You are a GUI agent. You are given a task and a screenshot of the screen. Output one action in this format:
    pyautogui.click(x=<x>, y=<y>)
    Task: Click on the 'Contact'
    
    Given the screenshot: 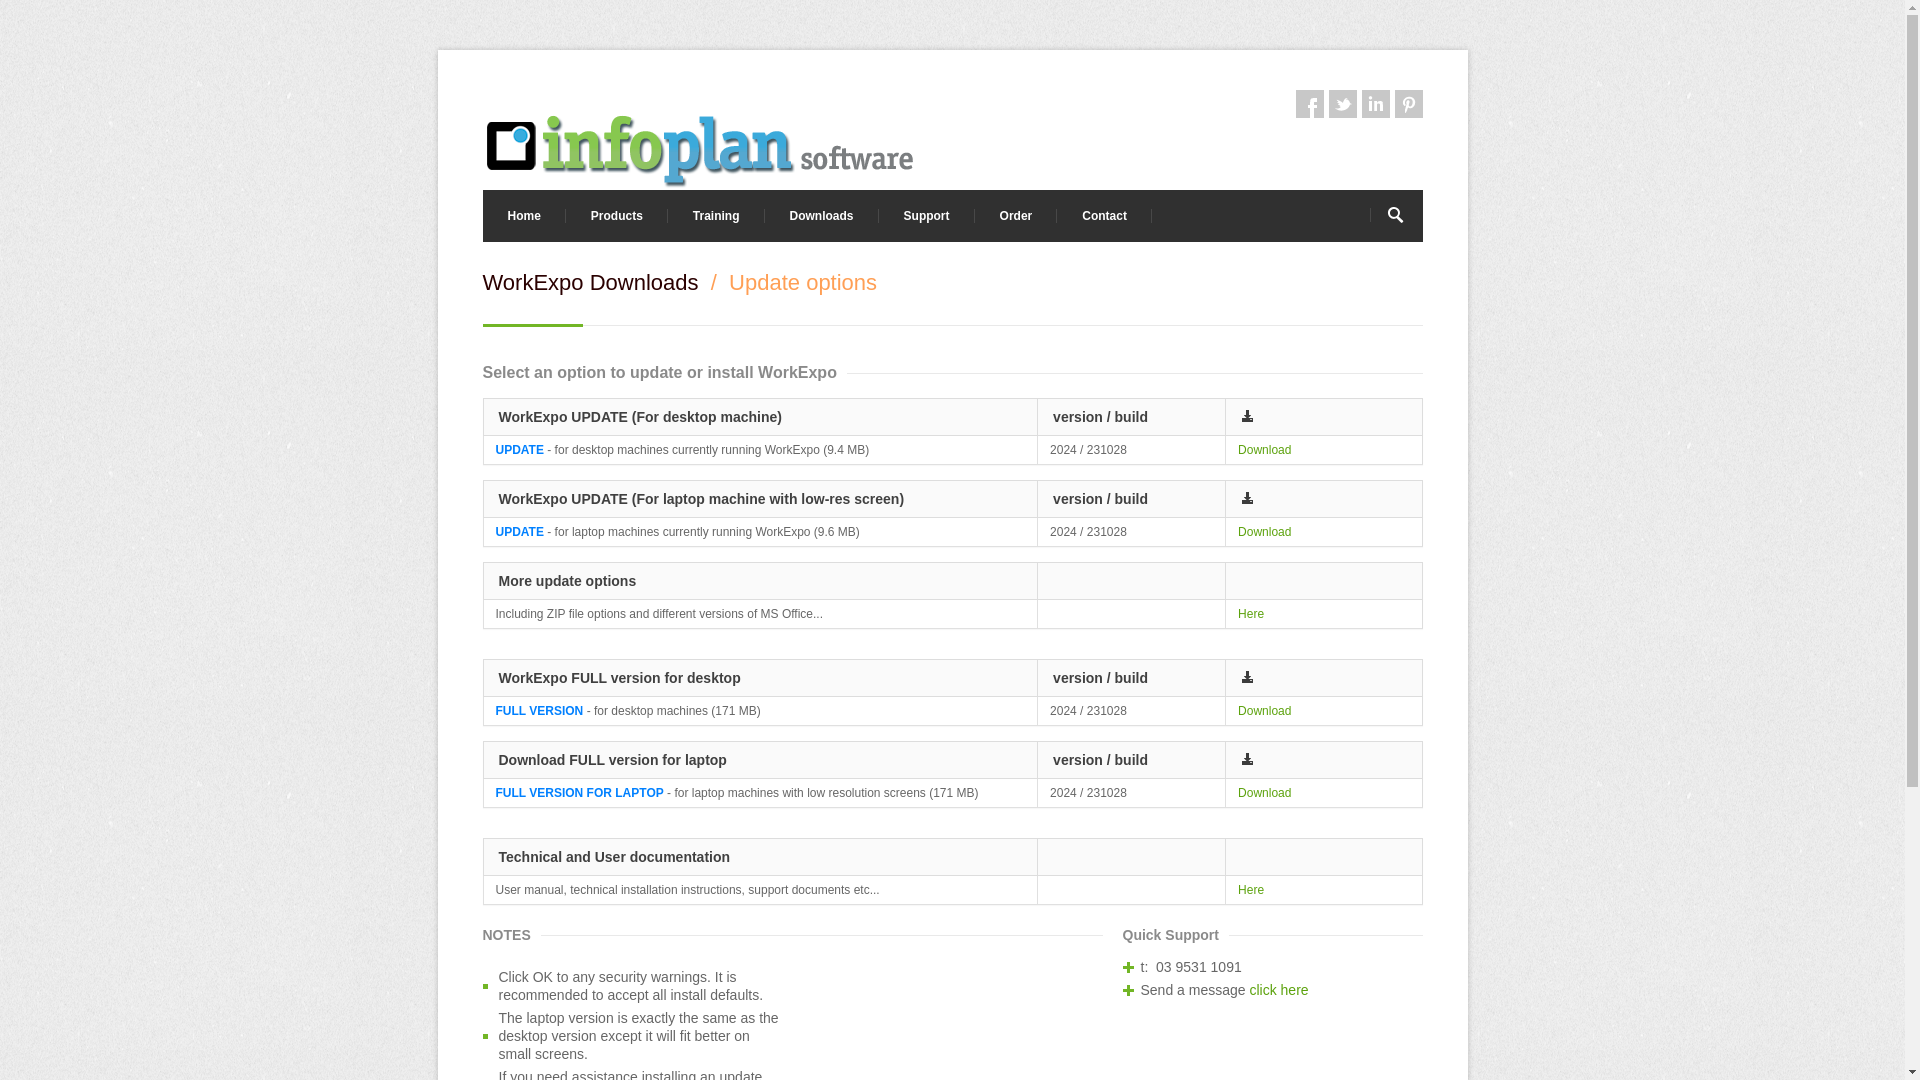 What is the action you would take?
    pyautogui.click(x=1103, y=216)
    